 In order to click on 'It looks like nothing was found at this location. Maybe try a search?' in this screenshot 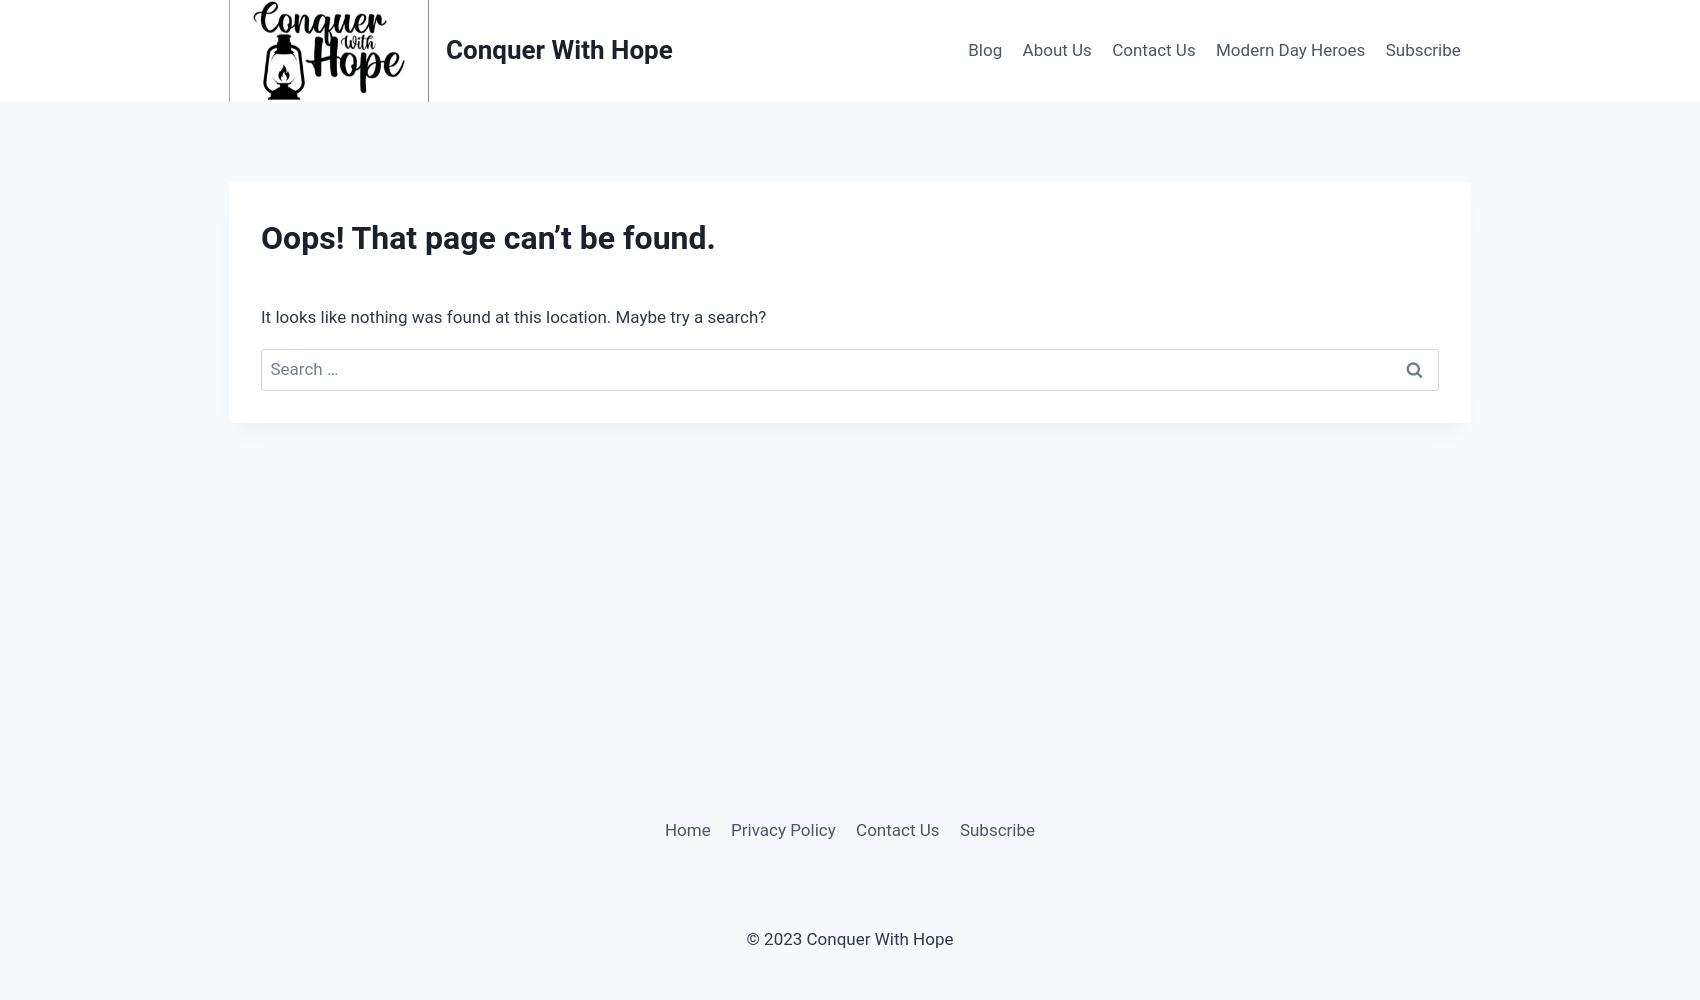, I will do `click(513, 316)`.